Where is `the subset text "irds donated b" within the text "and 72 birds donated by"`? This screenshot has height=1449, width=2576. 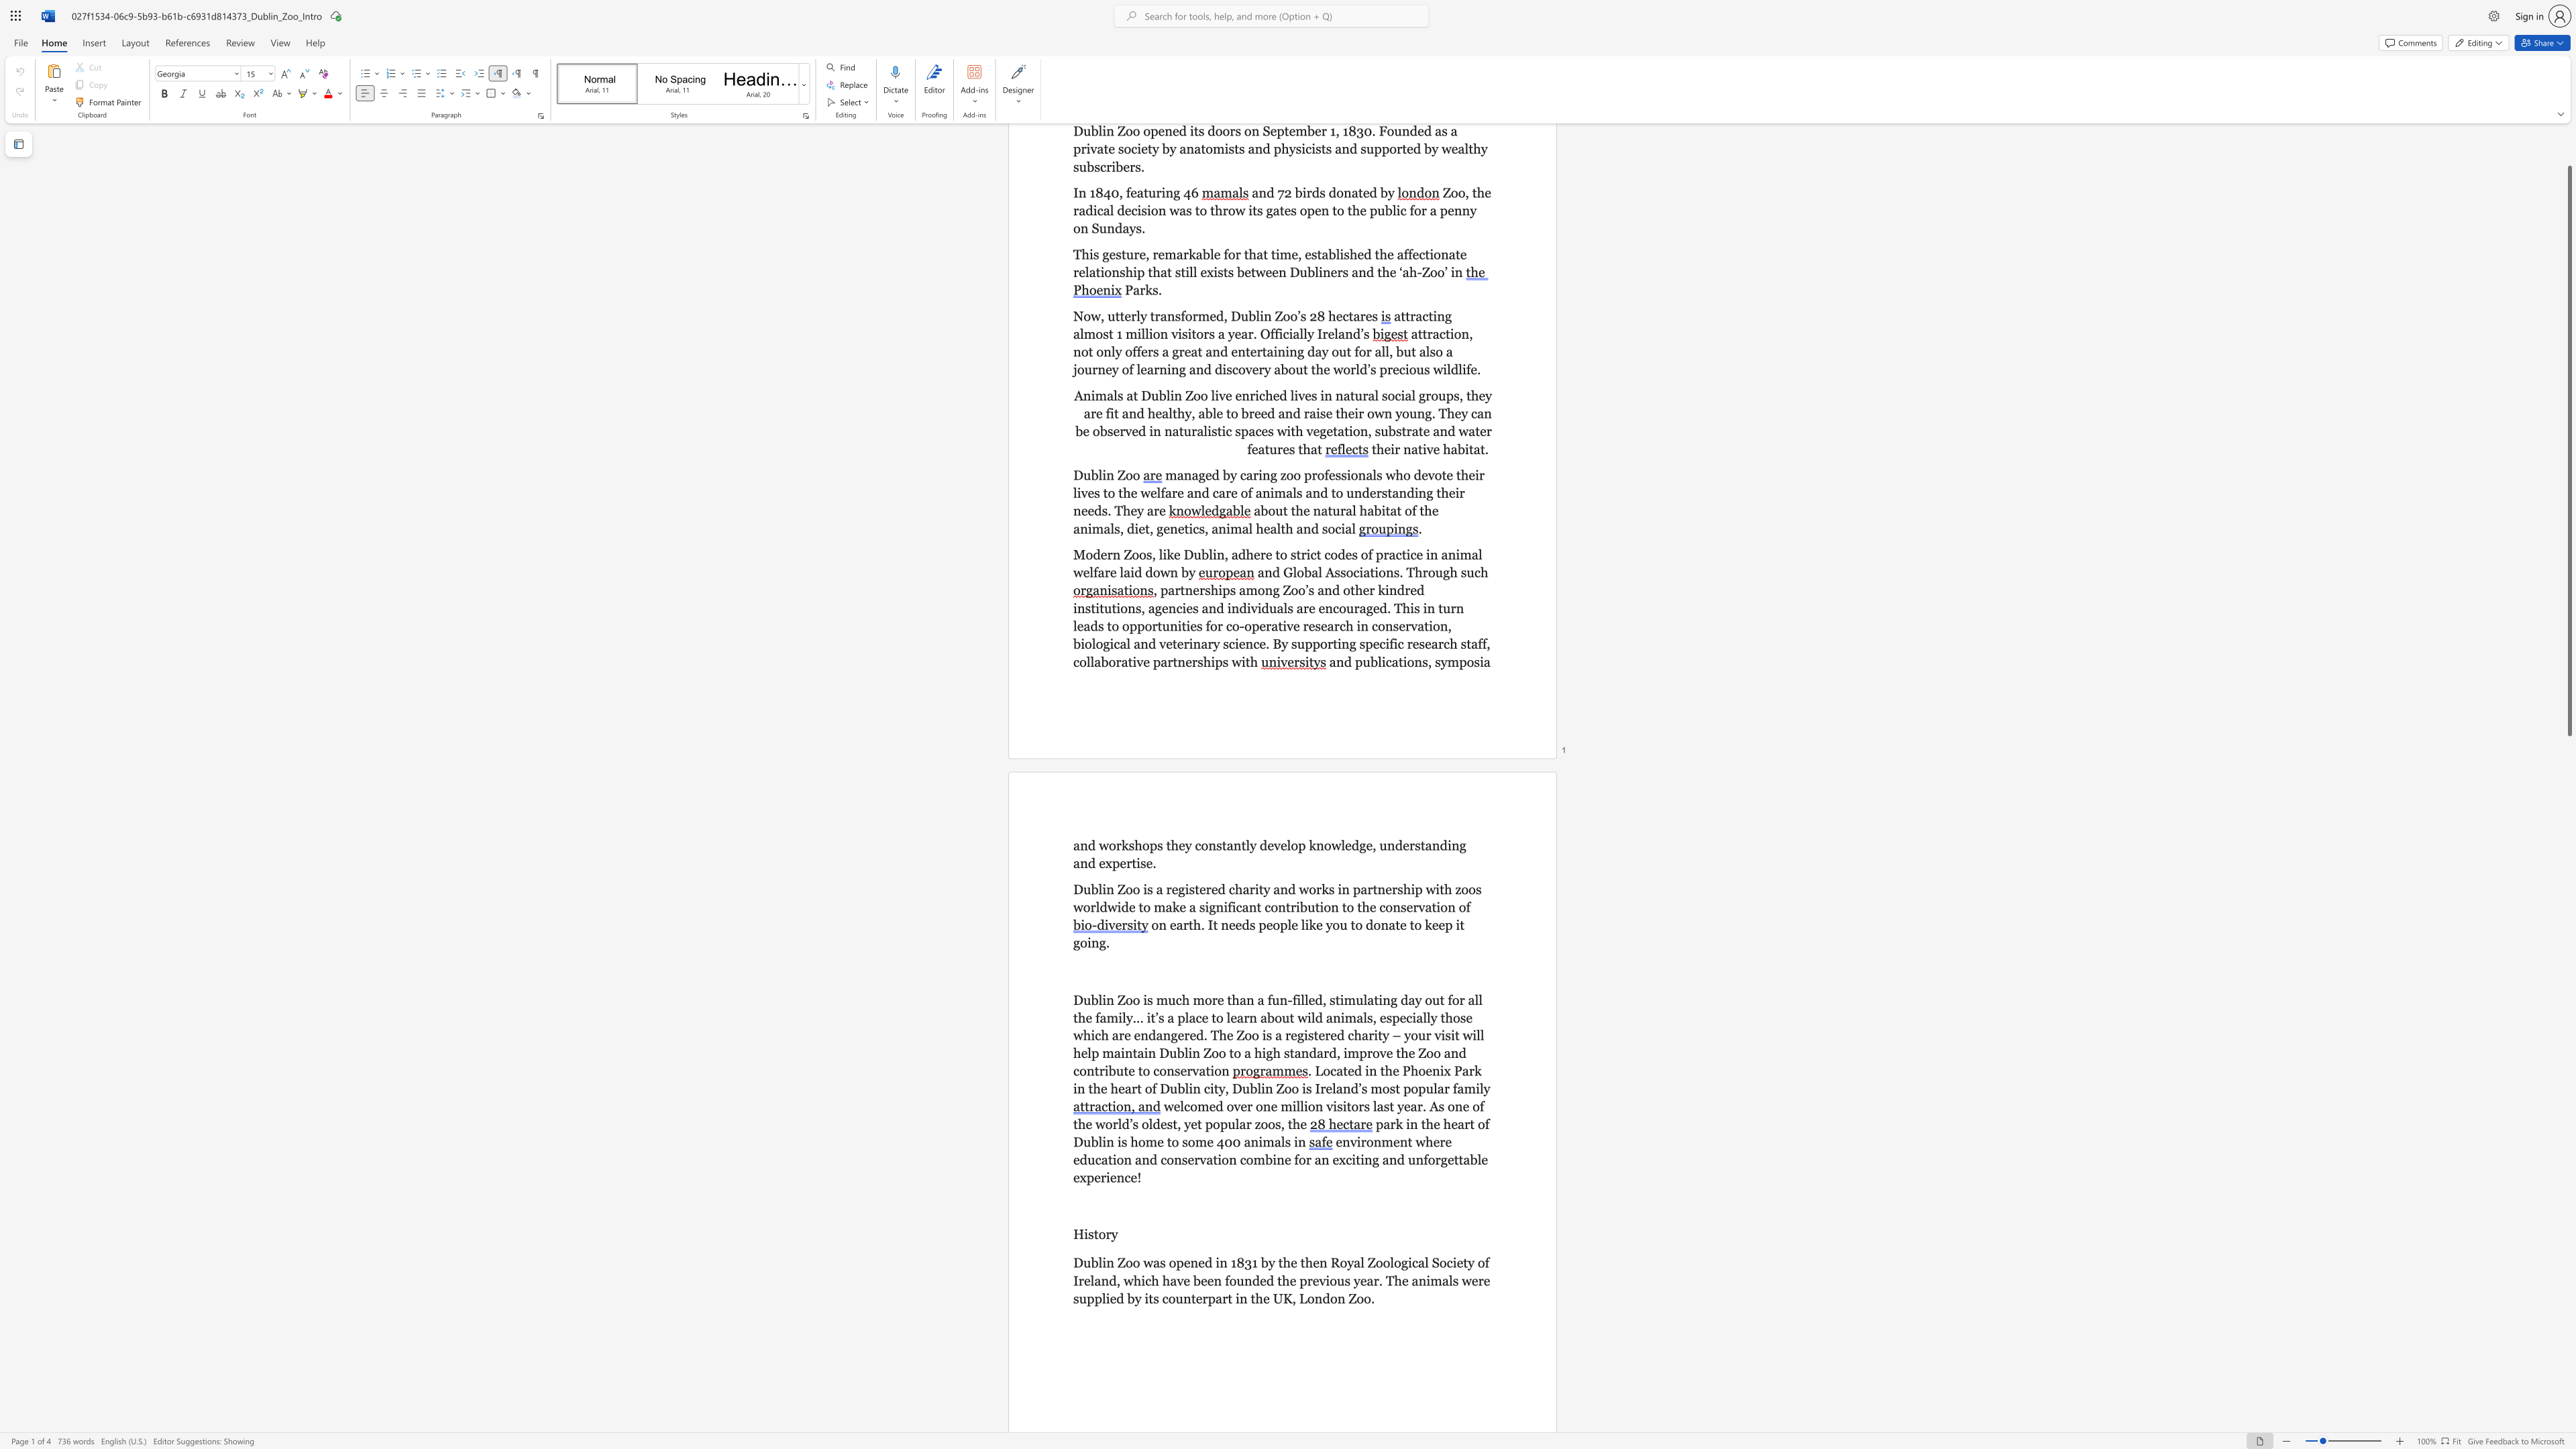
the subset text "irds donated b" within the text "and 72 birds donated by" is located at coordinates (1301, 192).